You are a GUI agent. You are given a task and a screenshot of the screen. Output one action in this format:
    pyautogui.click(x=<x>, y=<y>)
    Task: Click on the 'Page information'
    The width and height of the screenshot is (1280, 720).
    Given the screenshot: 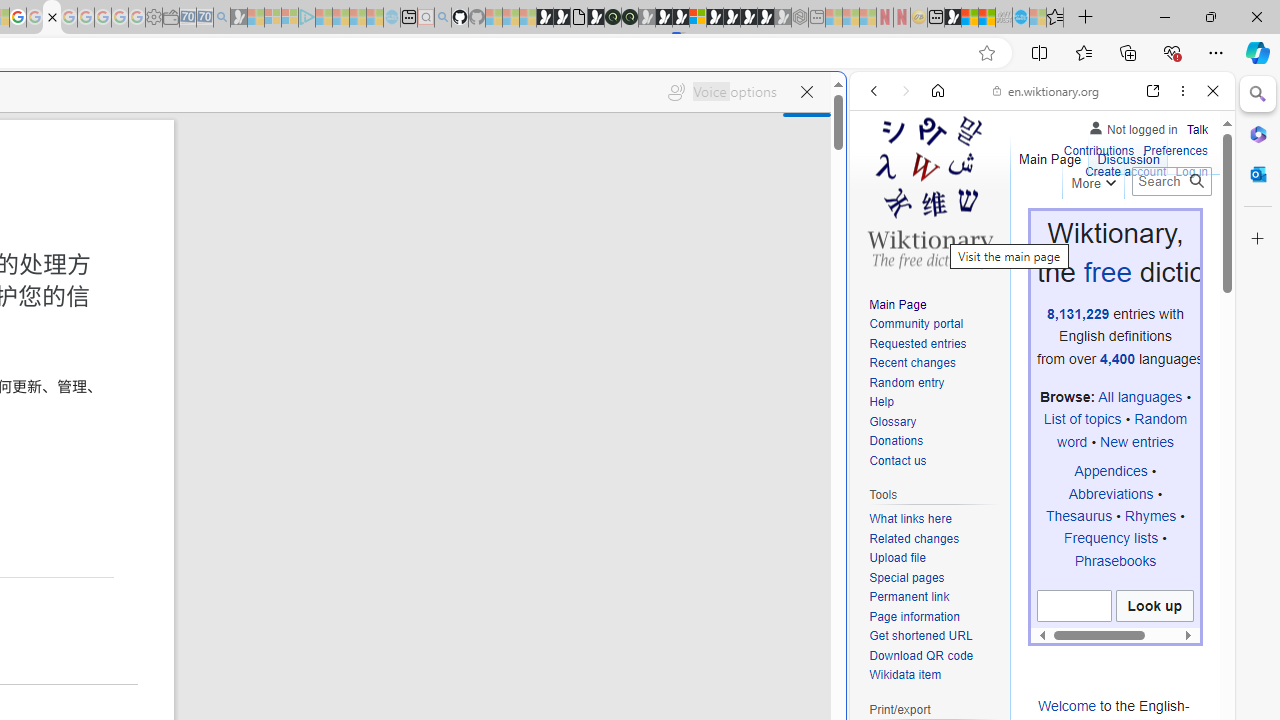 What is the action you would take?
    pyautogui.click(x=934, y=616)
    